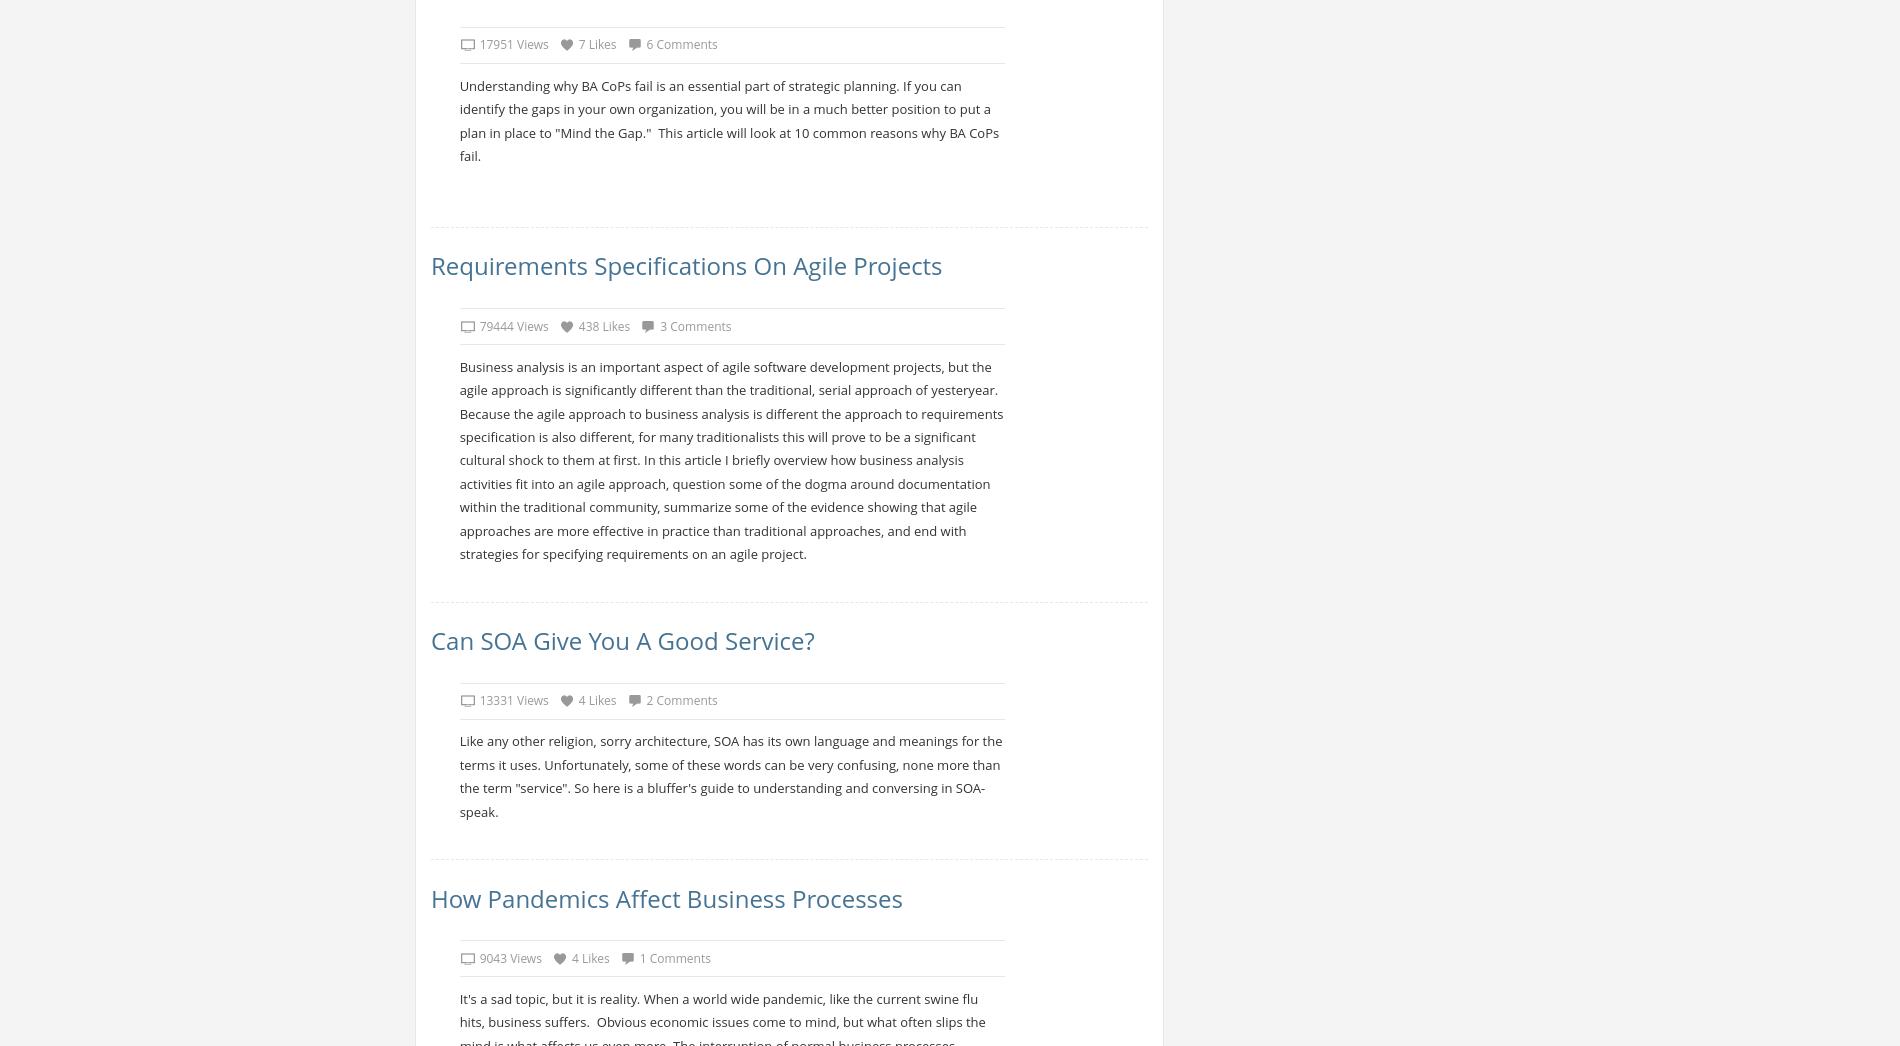  I want to click on '6 Comments', so click(646, 43).